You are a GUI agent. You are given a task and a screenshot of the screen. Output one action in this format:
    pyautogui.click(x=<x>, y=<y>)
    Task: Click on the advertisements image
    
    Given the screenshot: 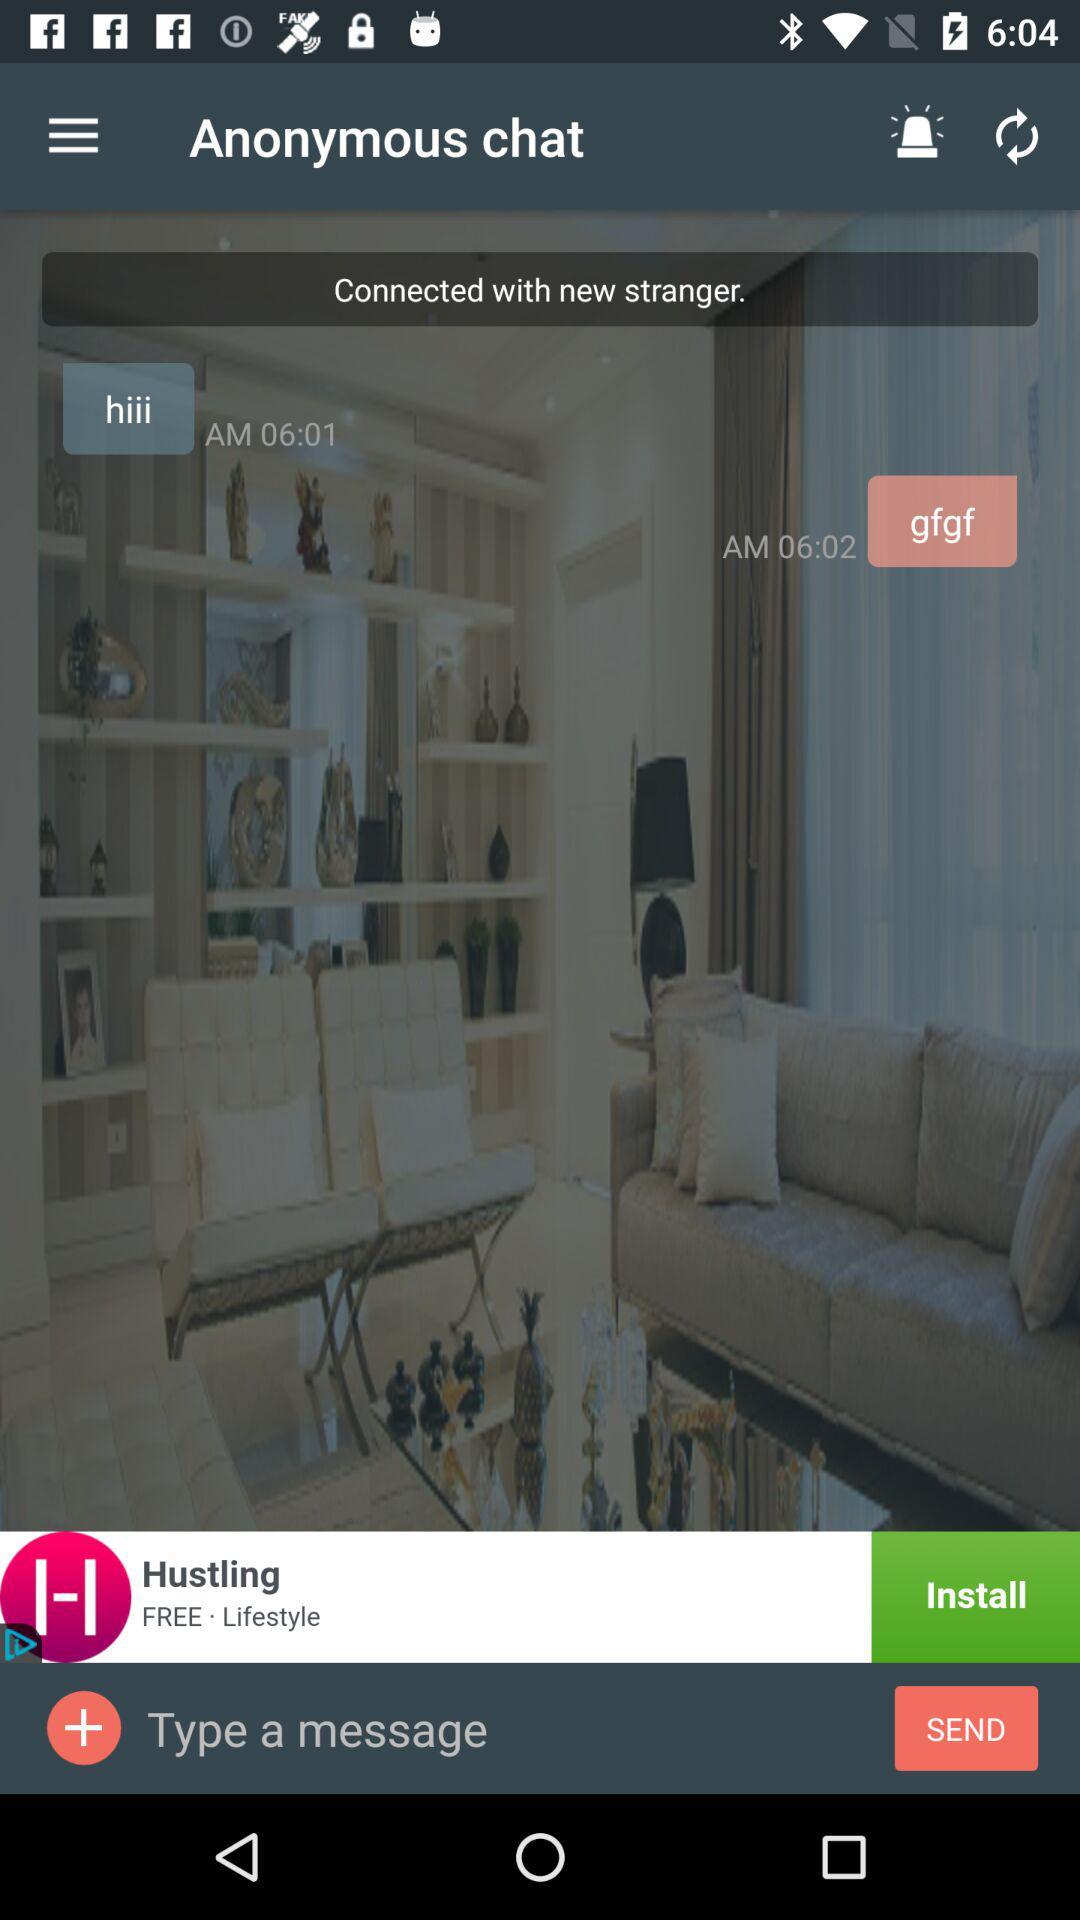 What is the action you would take?
    pyautogui.click(x=83, y=1727)
    